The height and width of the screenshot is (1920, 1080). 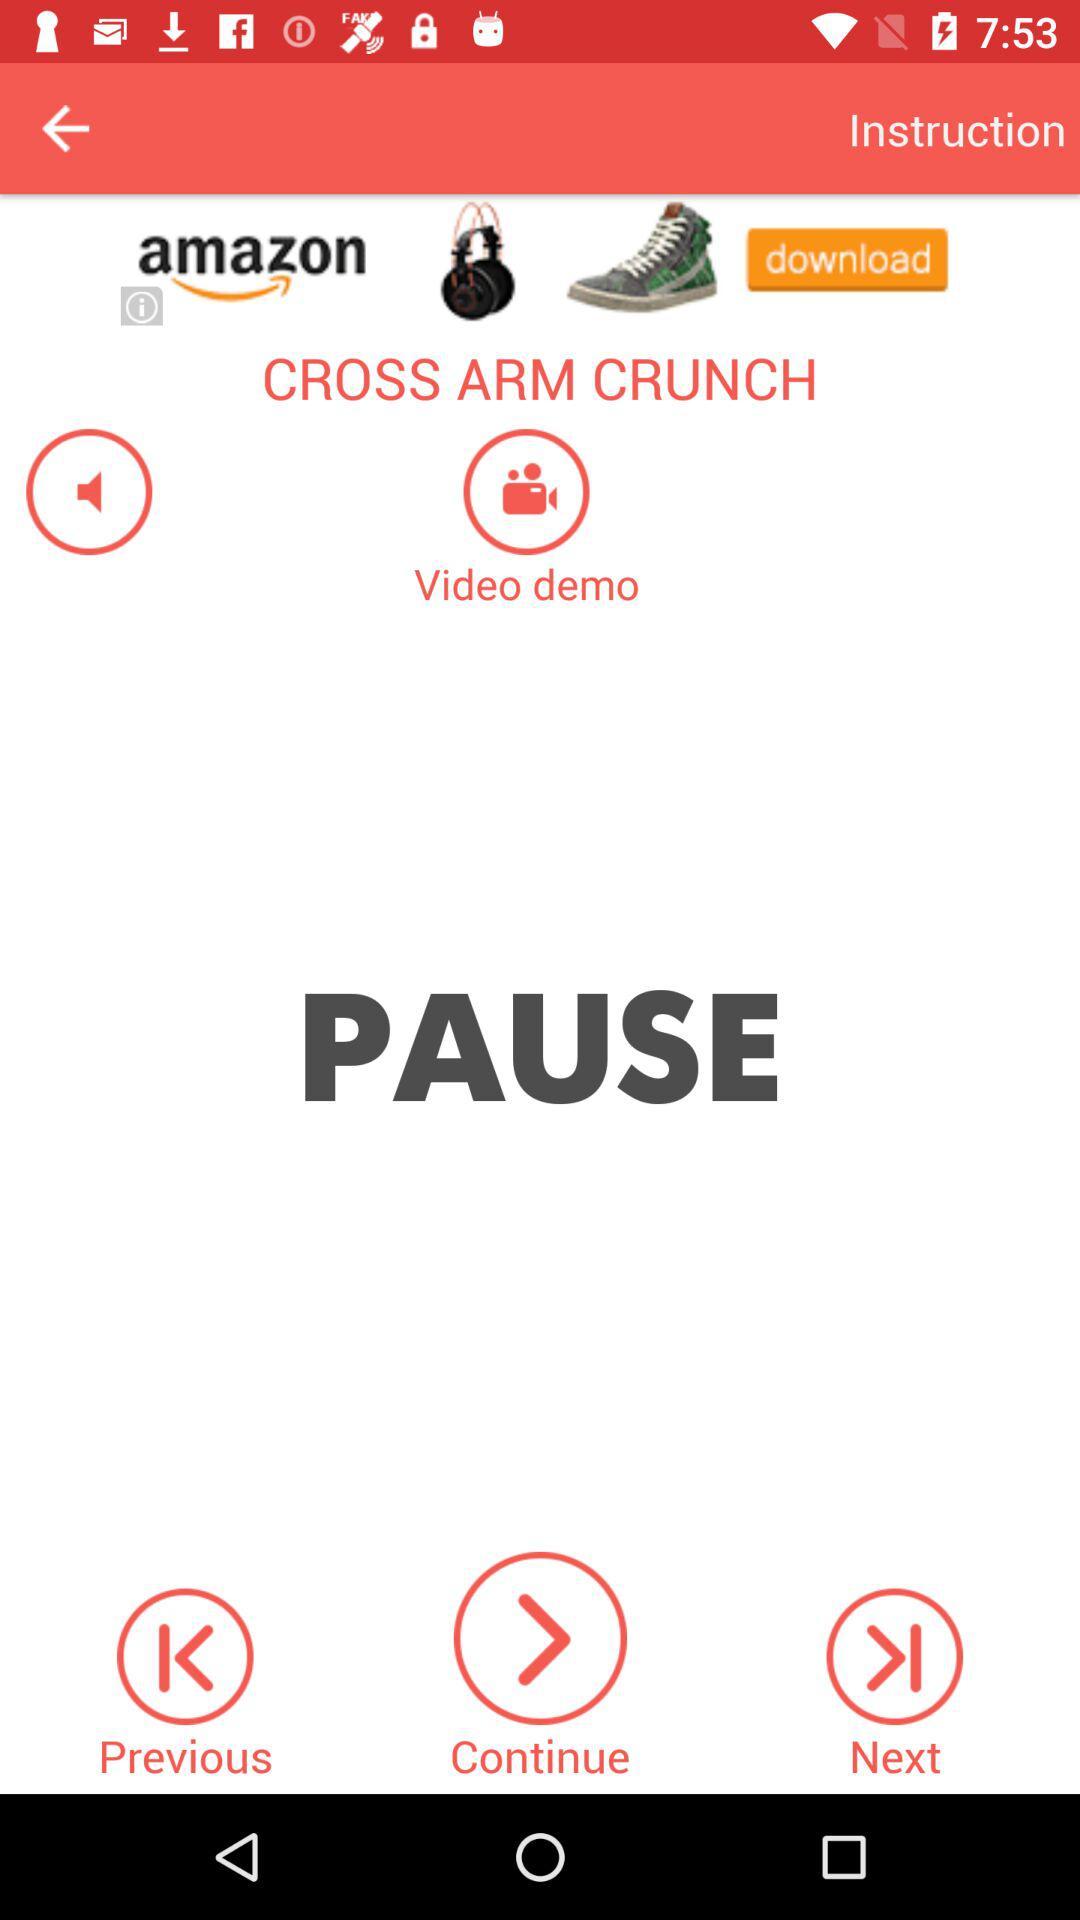 What do you see at coordinates (75, 491) in the screenshot?
I see `audio` at bounding box center [75, 491].